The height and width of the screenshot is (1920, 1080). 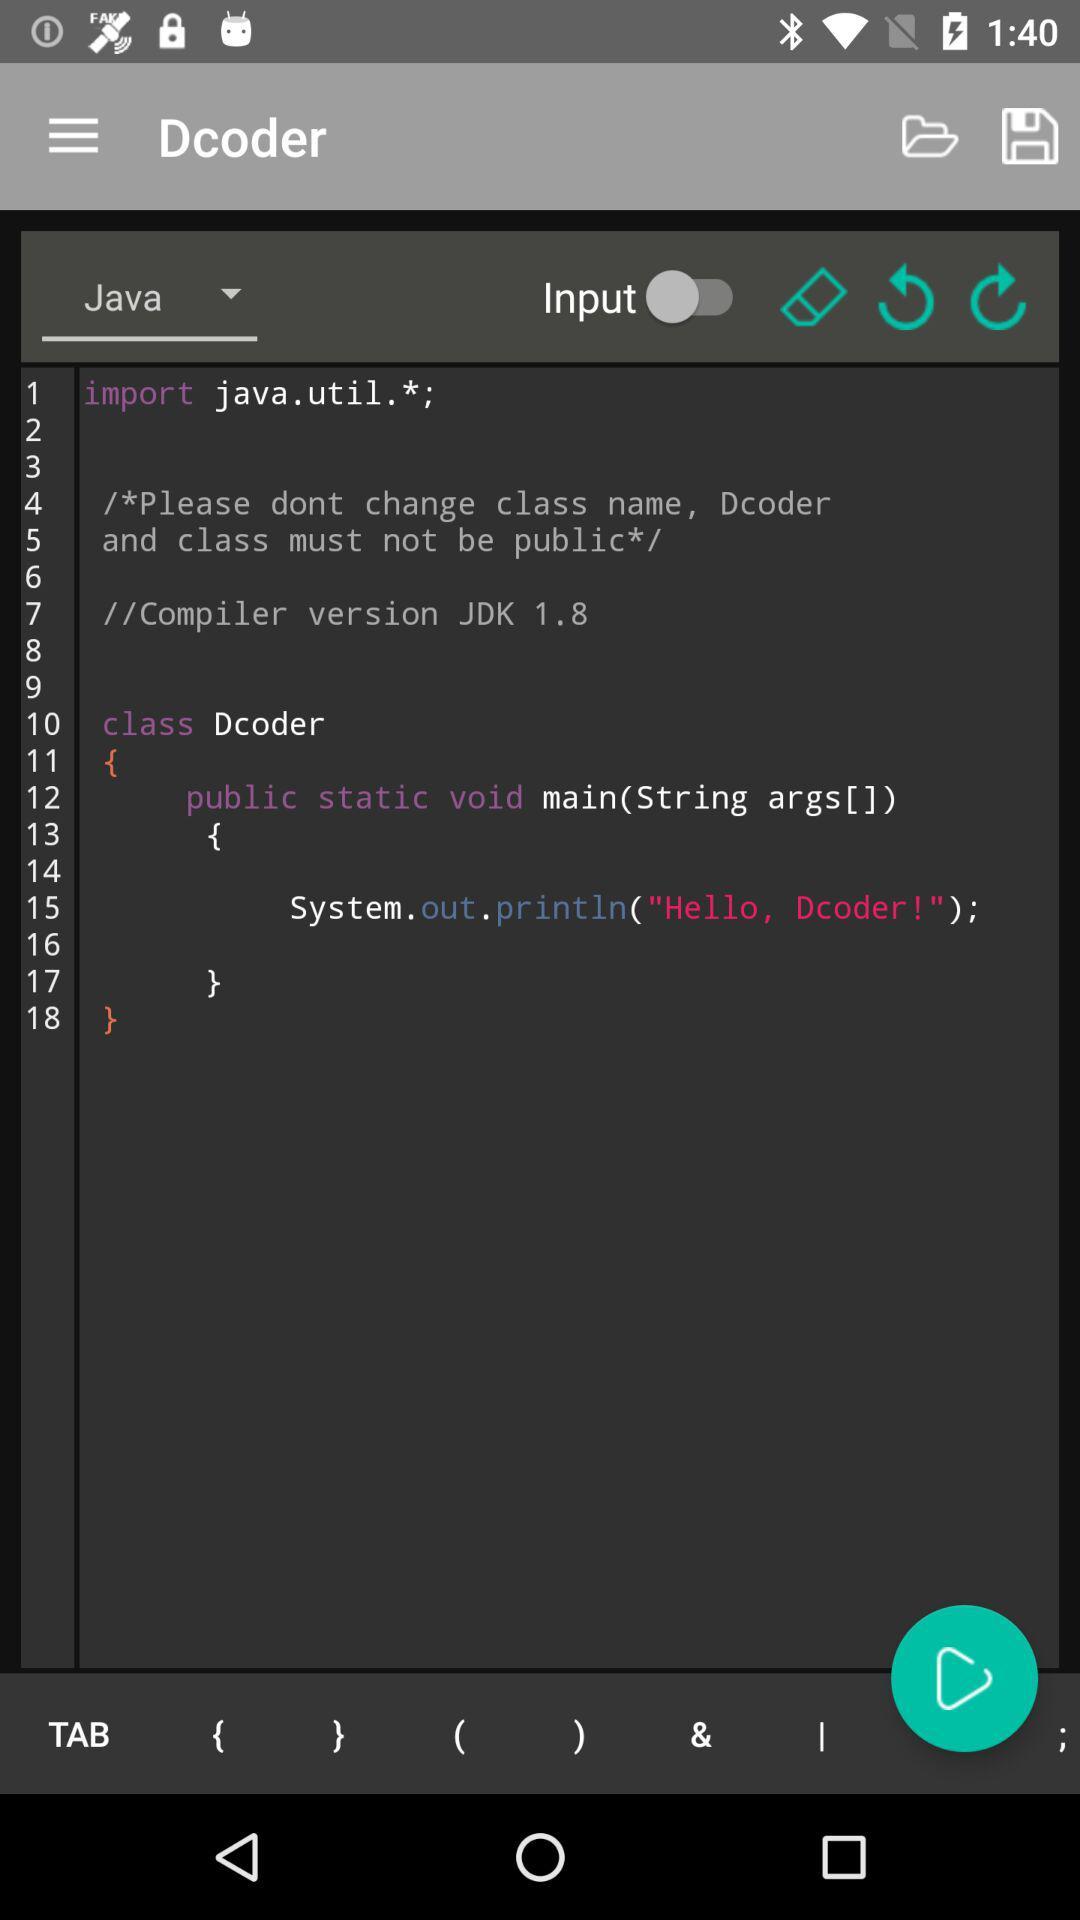 I want to click on item next to | item, so click(x=699, y=1732).